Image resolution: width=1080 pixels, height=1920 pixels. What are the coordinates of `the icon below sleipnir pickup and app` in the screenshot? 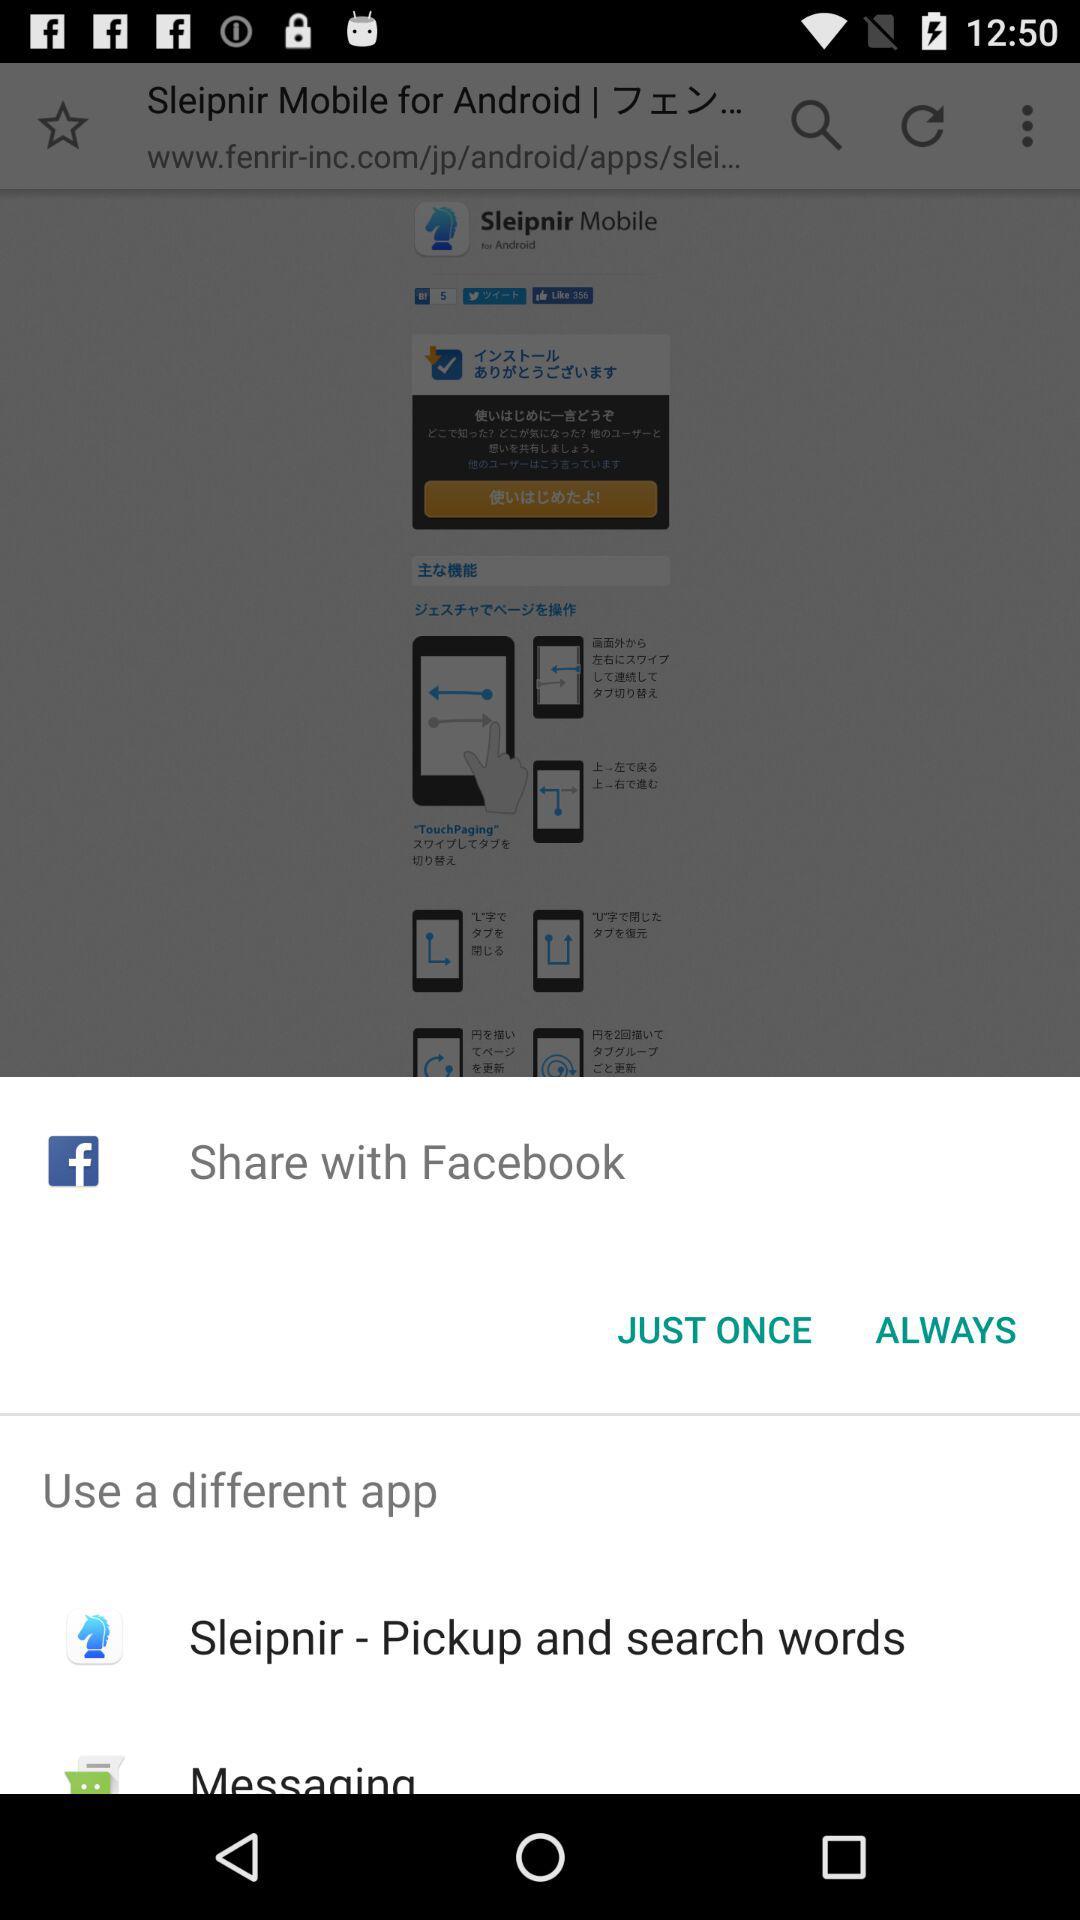 It's located at (303, 1772).